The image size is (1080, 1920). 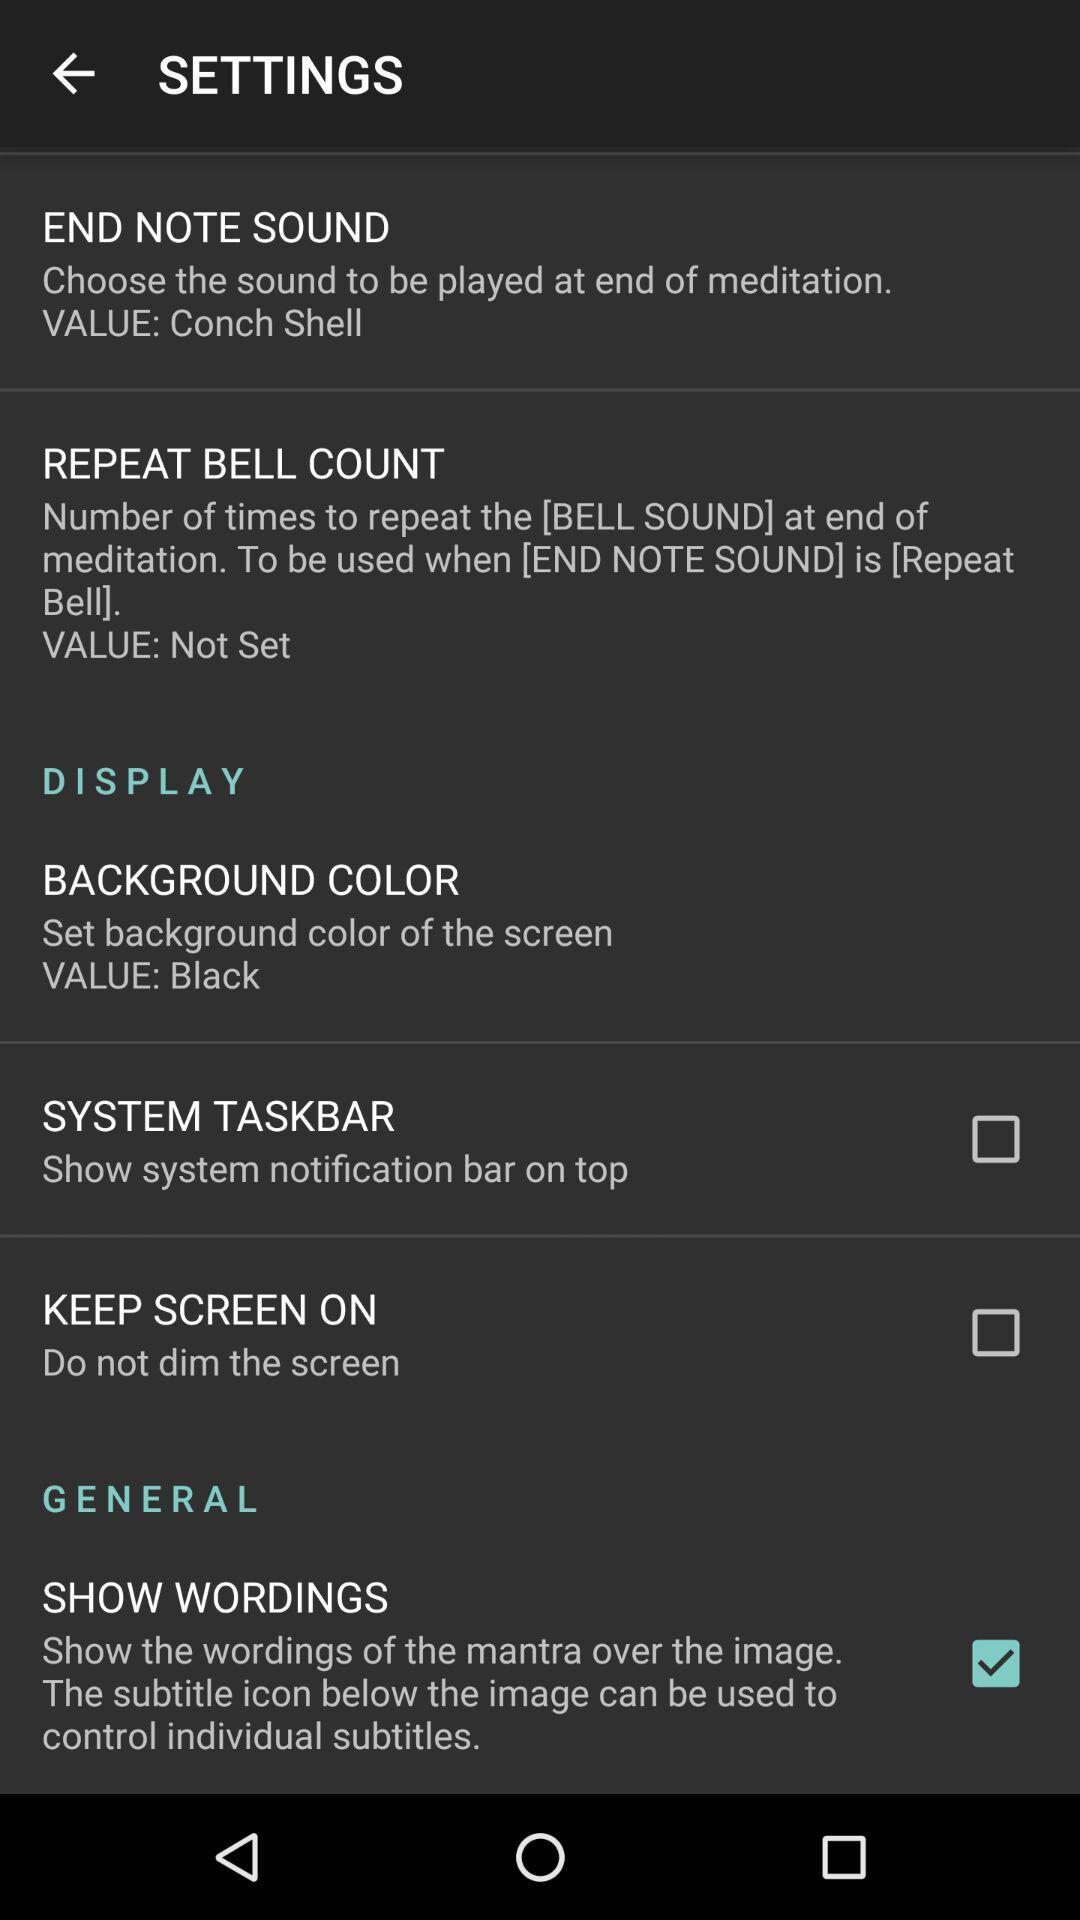 What do you see at coordinates (540, 578) in the screenshot?
I see `item above d i s icon` at bounding box center [540, 578].